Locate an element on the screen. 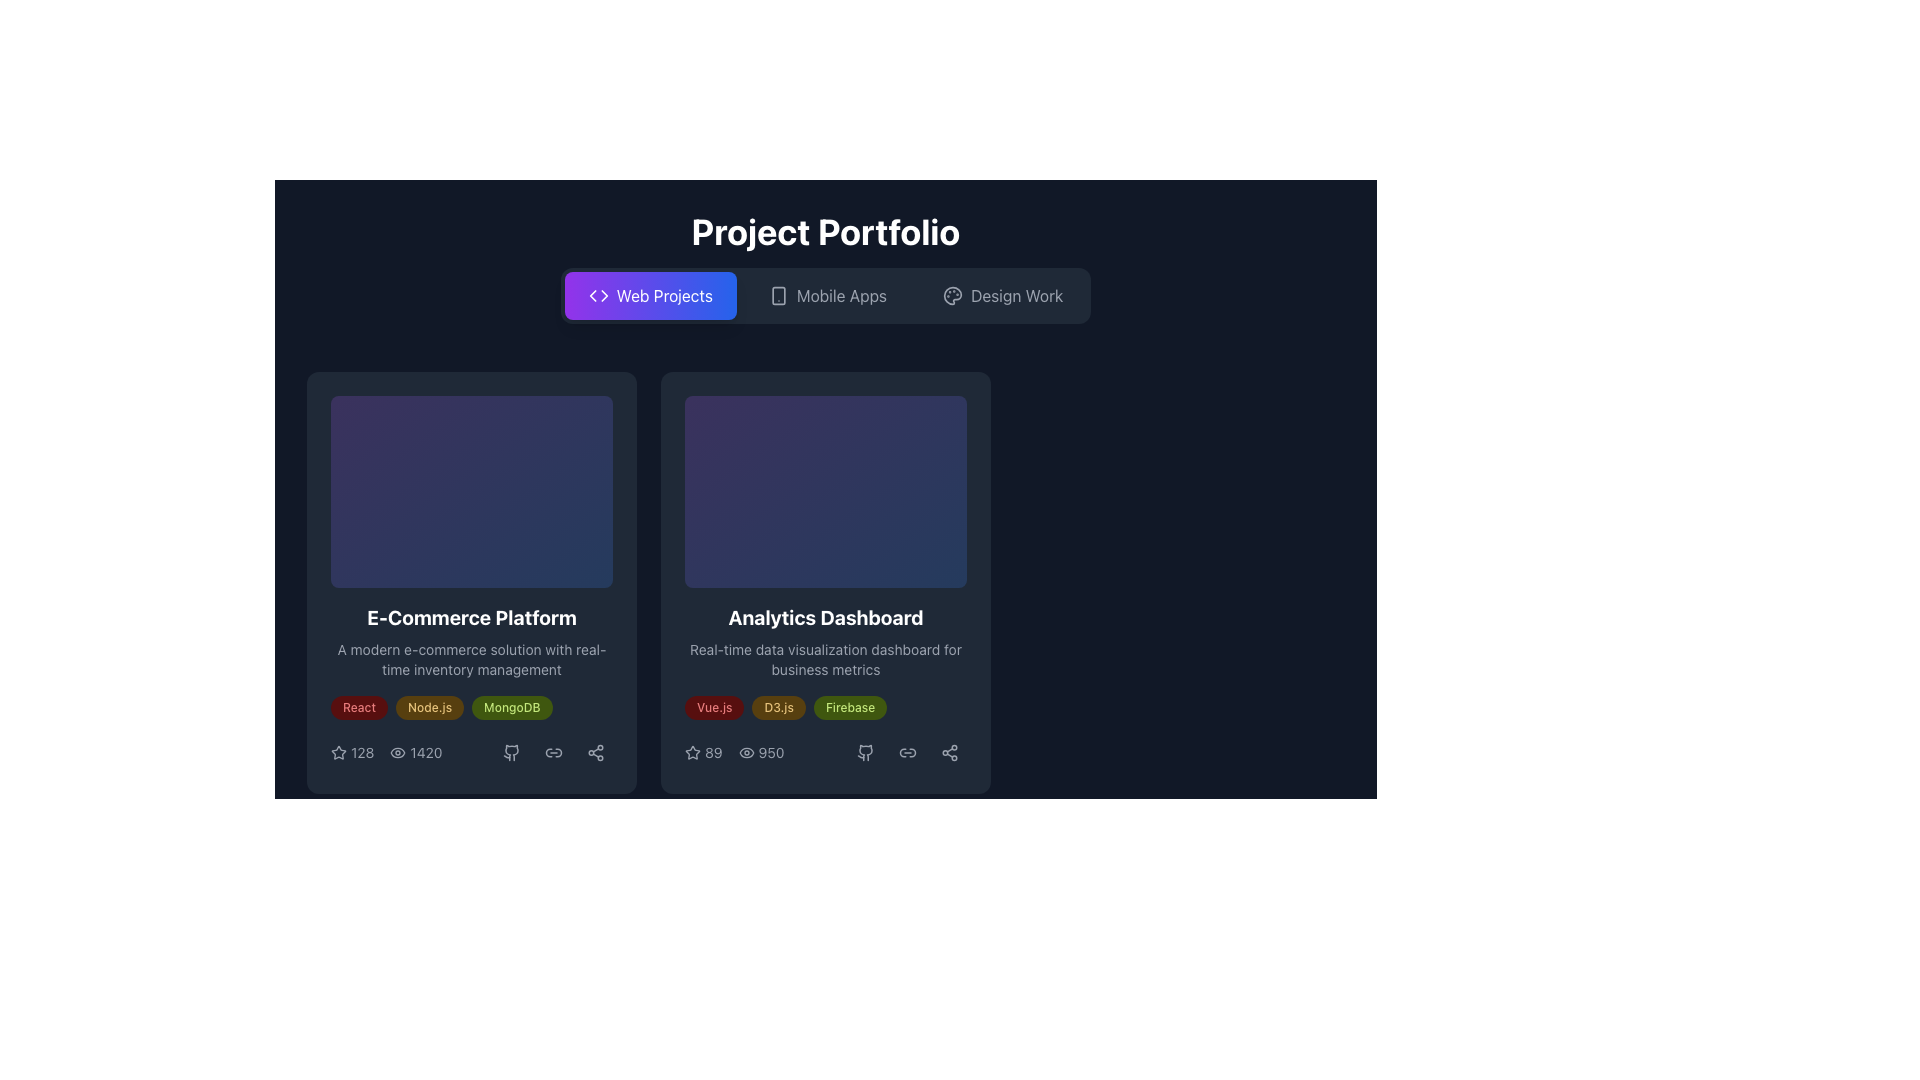  the circular Icon button located in the bottom-right corner of the 'Analytics Dashboard' card is located at coordinates (865, 752).